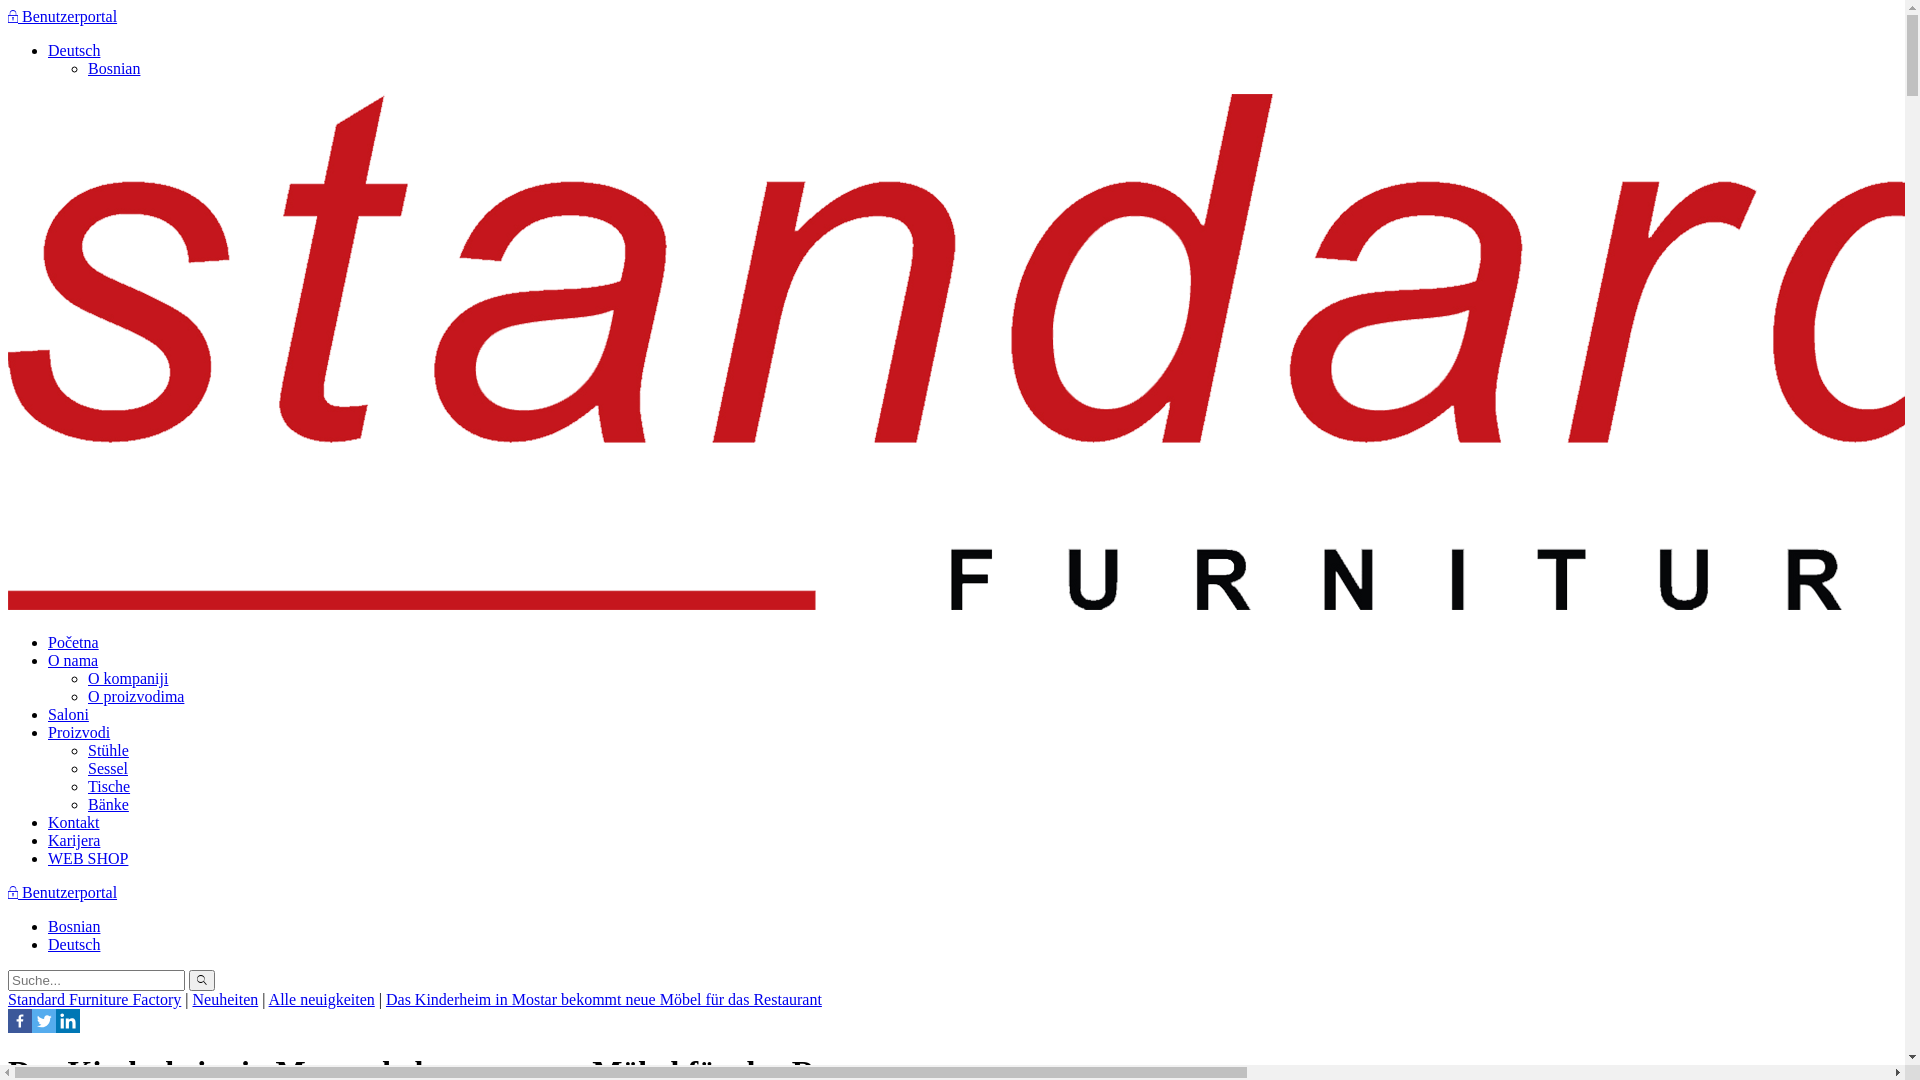 This screenshot has width=1920, height=1080. What do you see at coordinates (86, 767) in the screenshot?
I see `'Sessel'` at bounding box center [86, 767].